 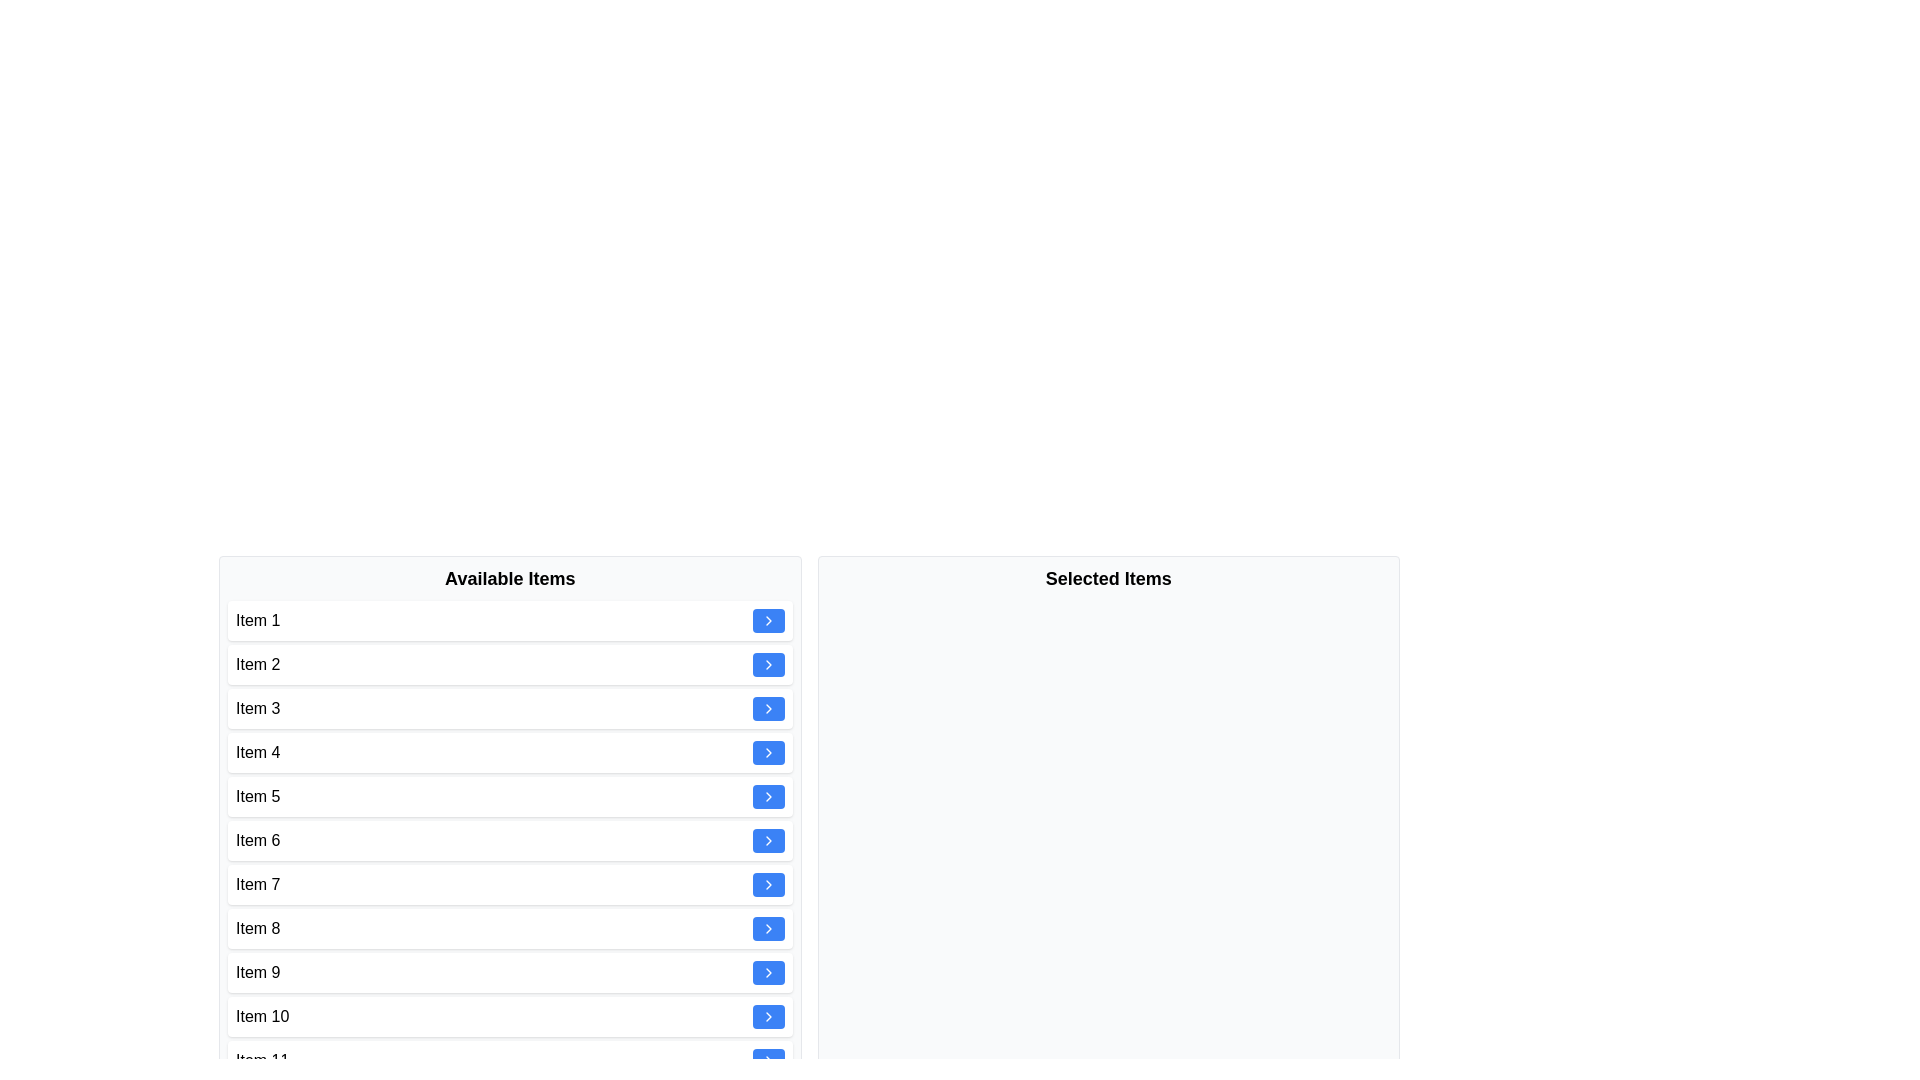 I want to click on the right-facing chevron icon within the button located in the eleventh row of the 'Available Items' panel, so click(x=767, y=929).